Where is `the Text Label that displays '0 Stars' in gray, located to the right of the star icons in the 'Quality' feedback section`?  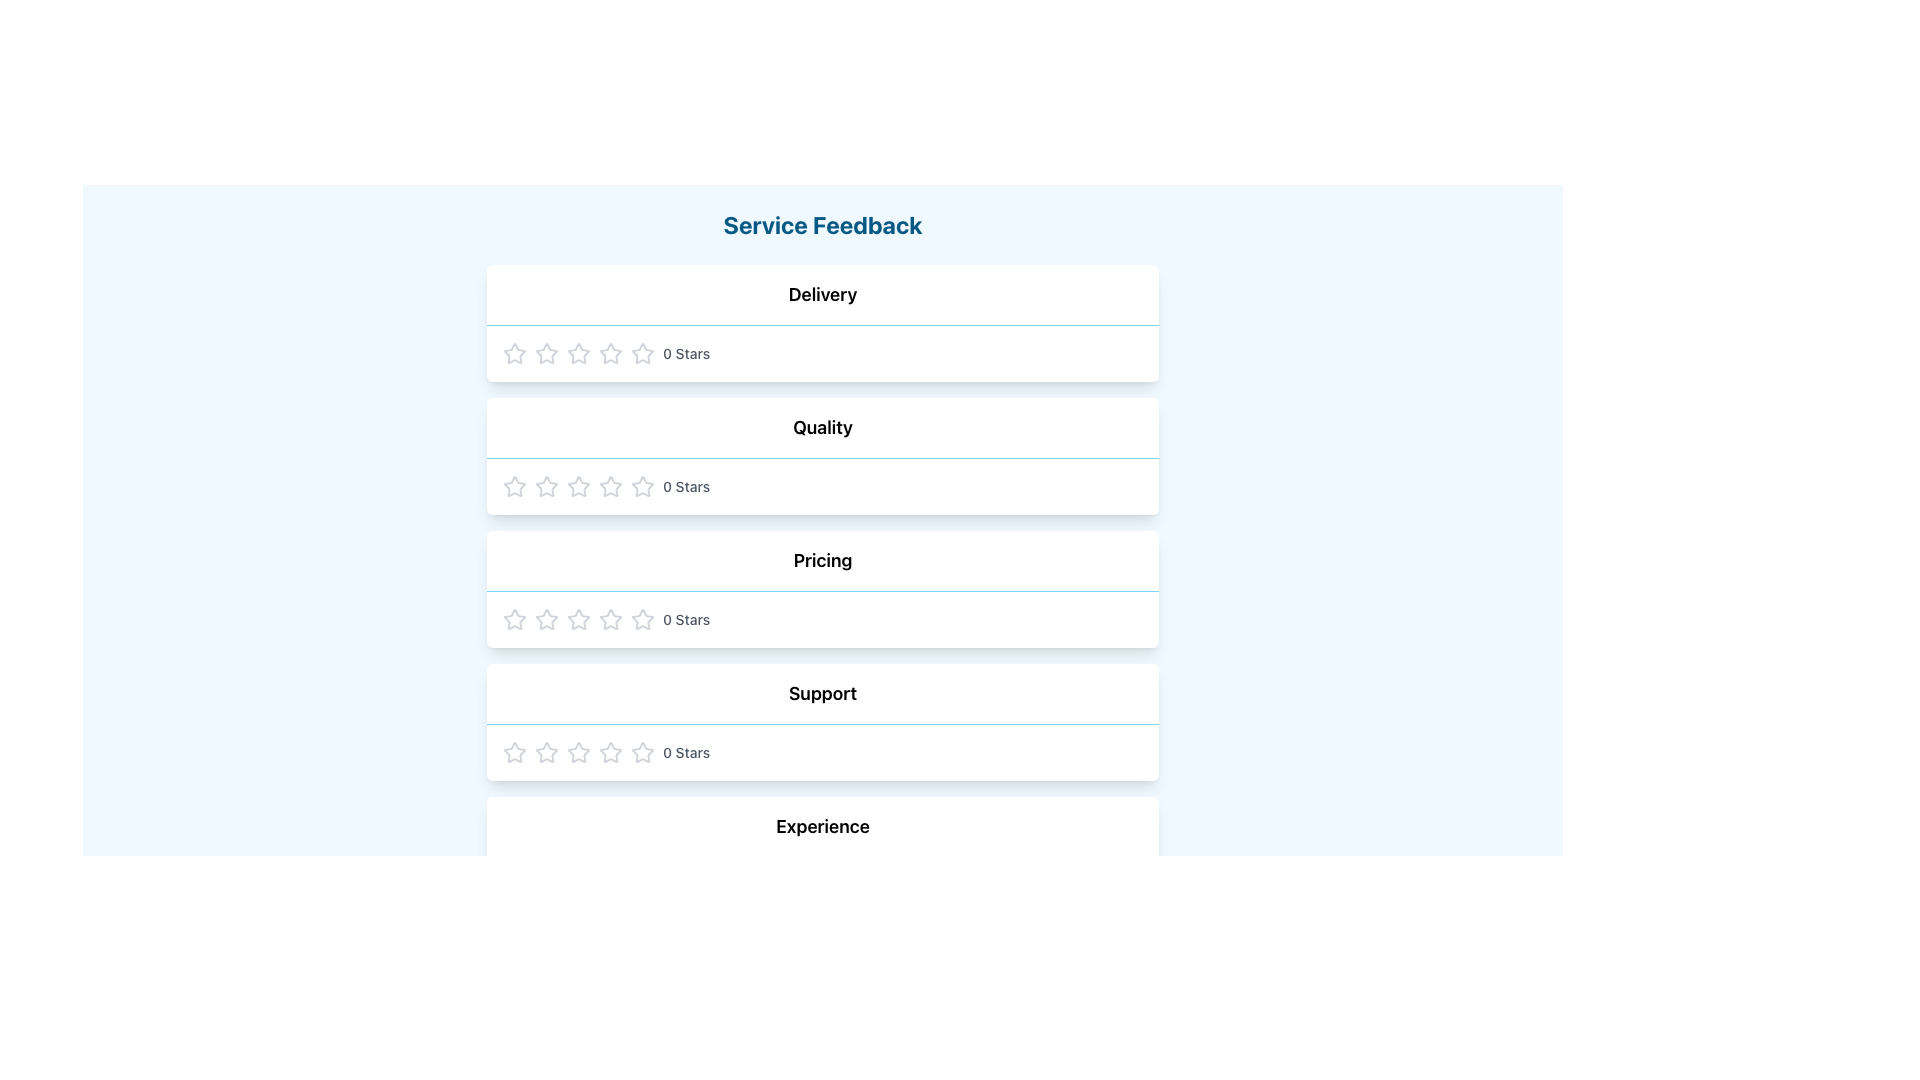
the Text Label that displays '0 Stars' in gray, located to the right of the star icons in the 'Quality' feedback section is located at coordinates (686, 486).